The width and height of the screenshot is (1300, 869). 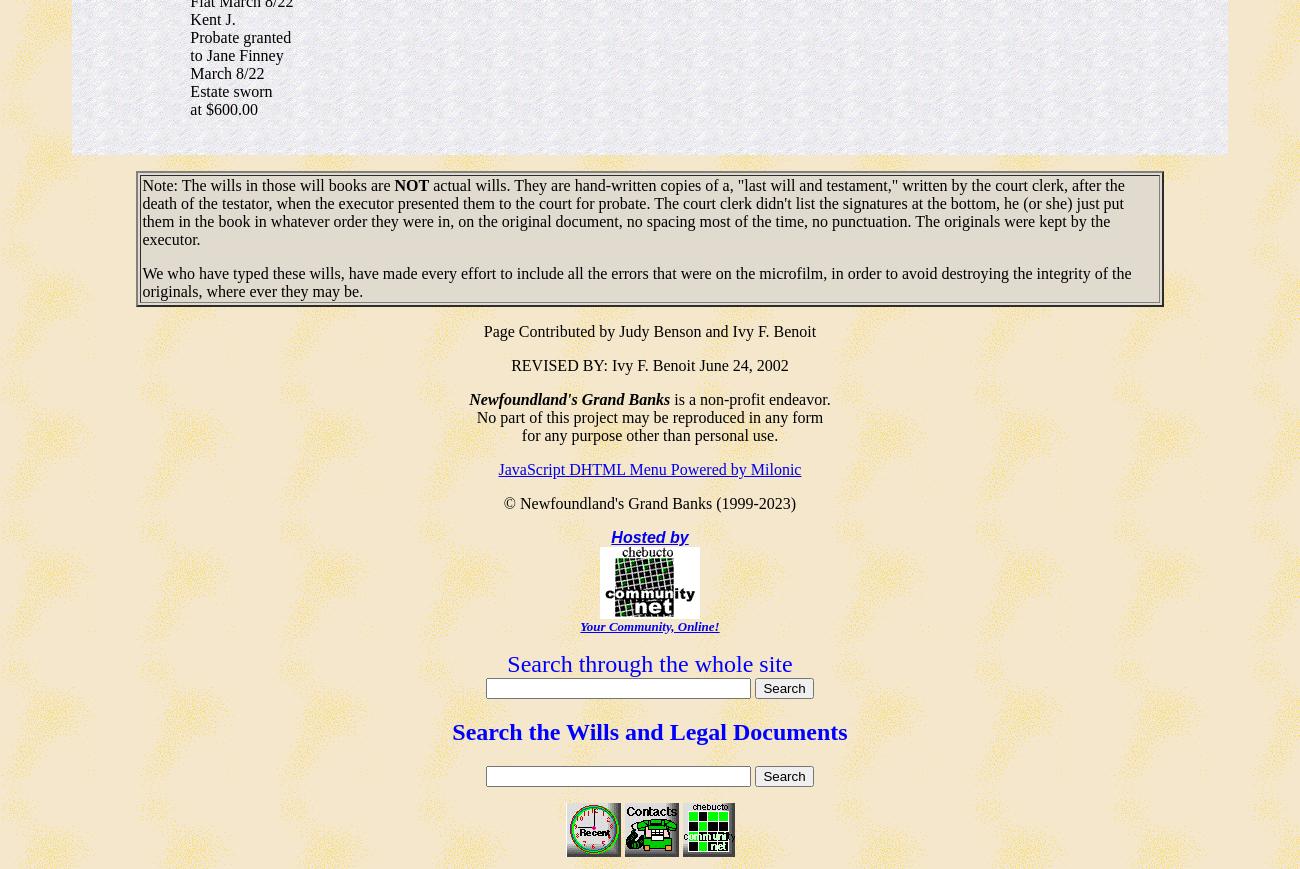 What do you see at coordinates (190, 89) in the screenshot?
I see `'Estate sworn'` at bounding box center [190, 89].